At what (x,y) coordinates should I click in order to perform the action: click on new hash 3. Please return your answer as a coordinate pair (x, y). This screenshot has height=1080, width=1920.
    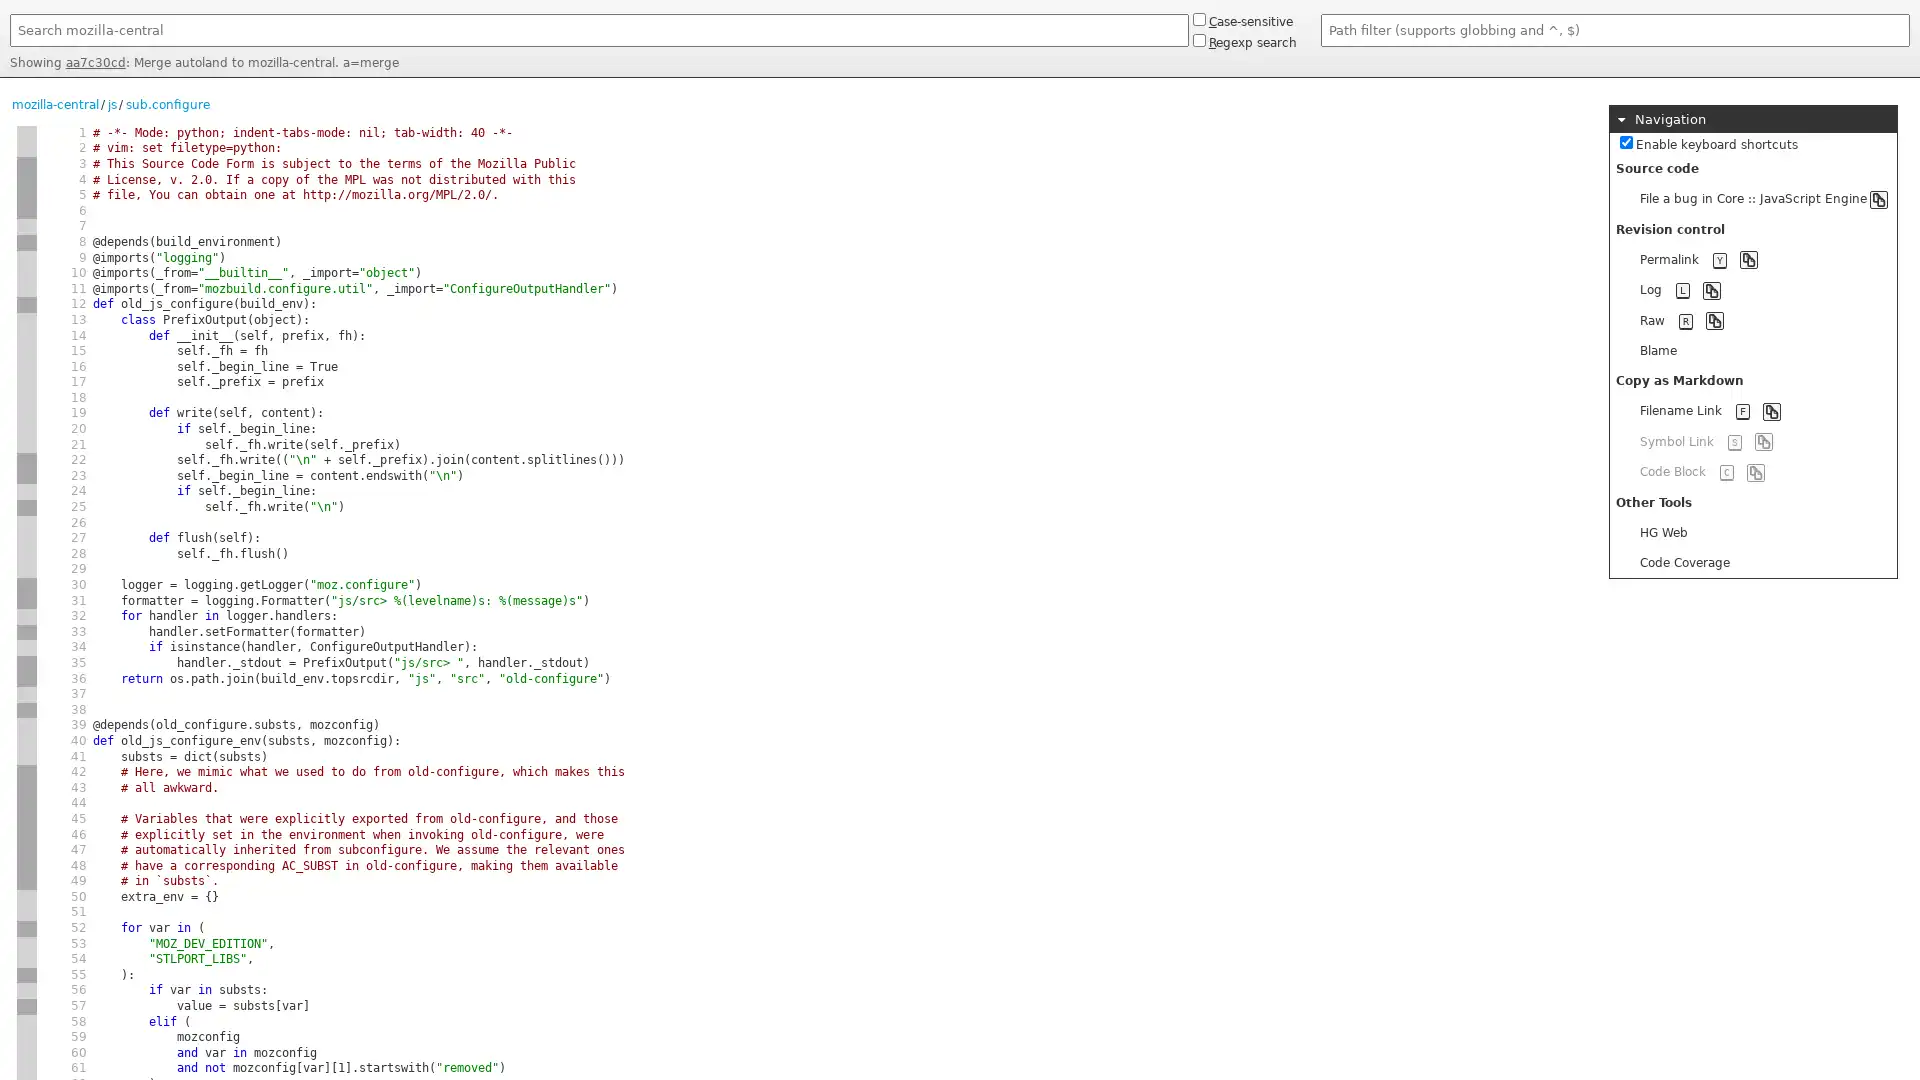
    Looking at the image, I should click on (27, 663).